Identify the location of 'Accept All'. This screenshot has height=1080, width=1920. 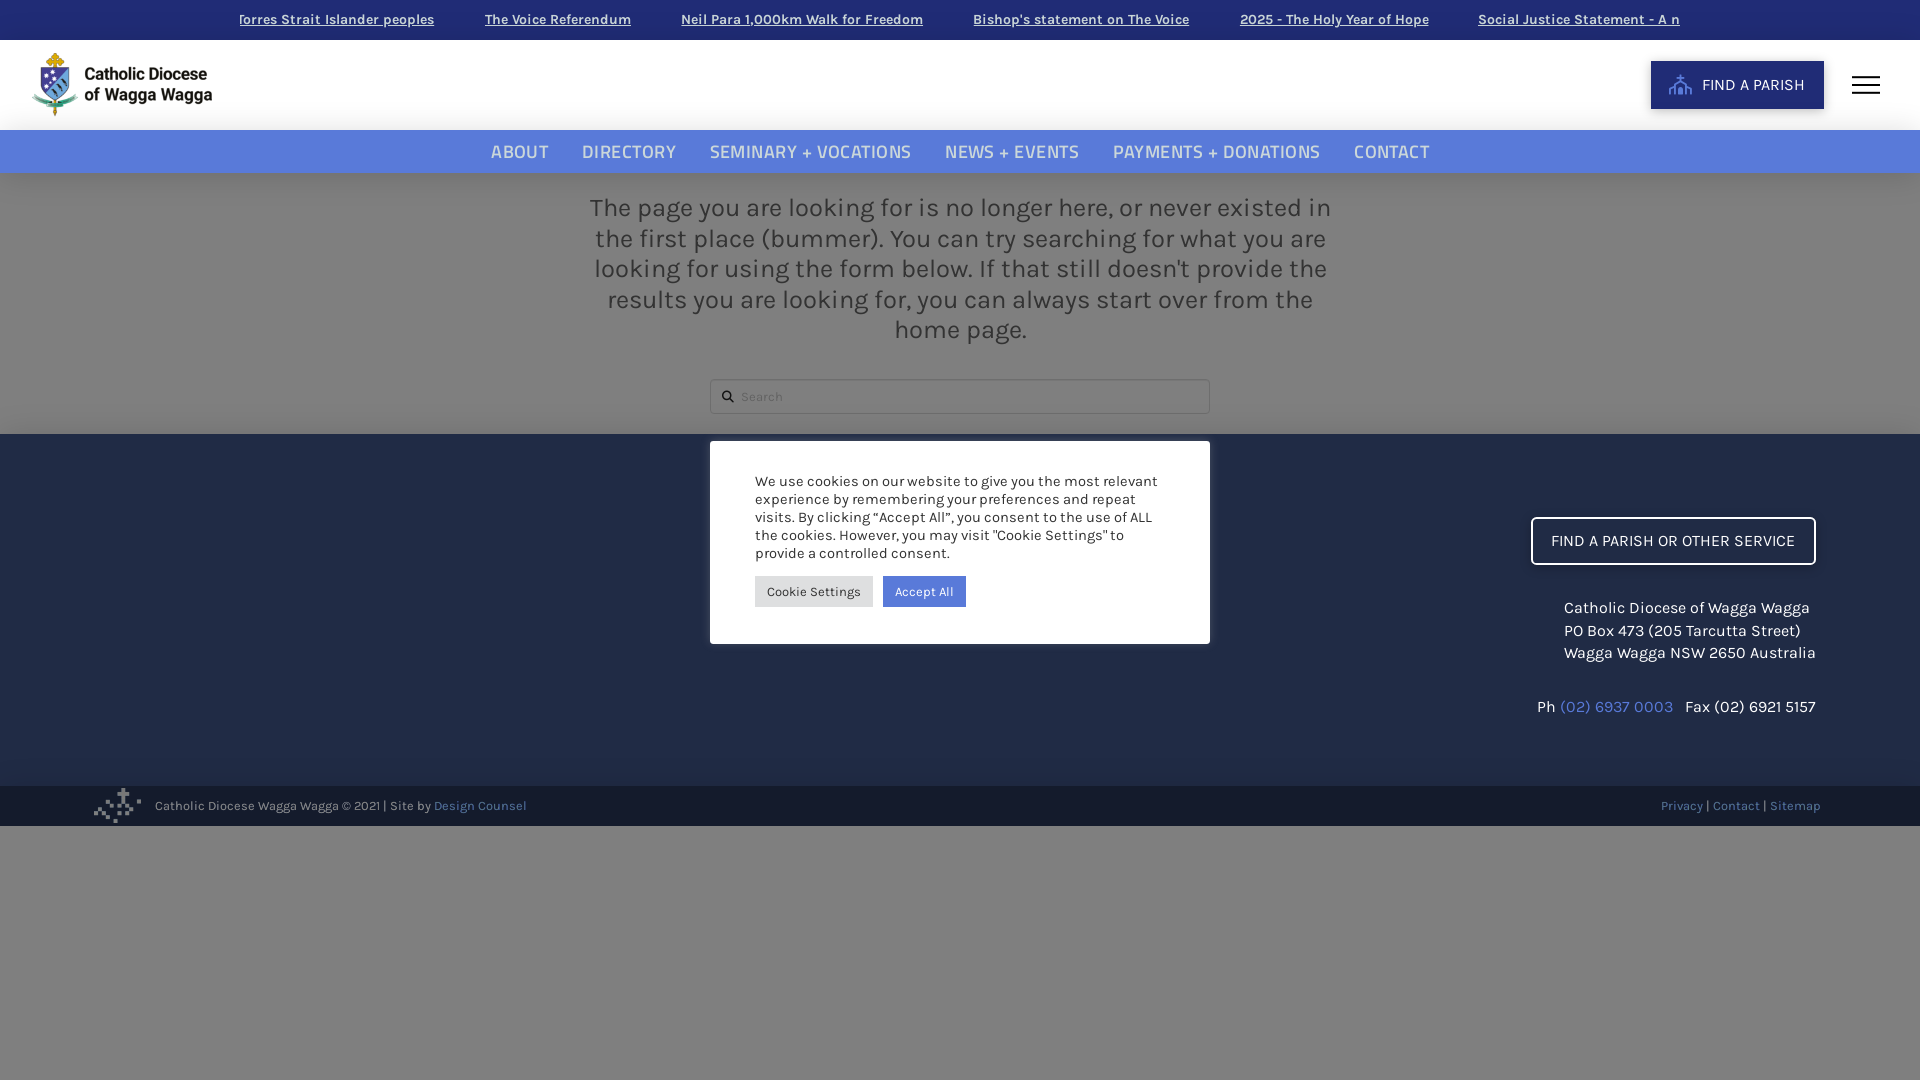
(923, 590).